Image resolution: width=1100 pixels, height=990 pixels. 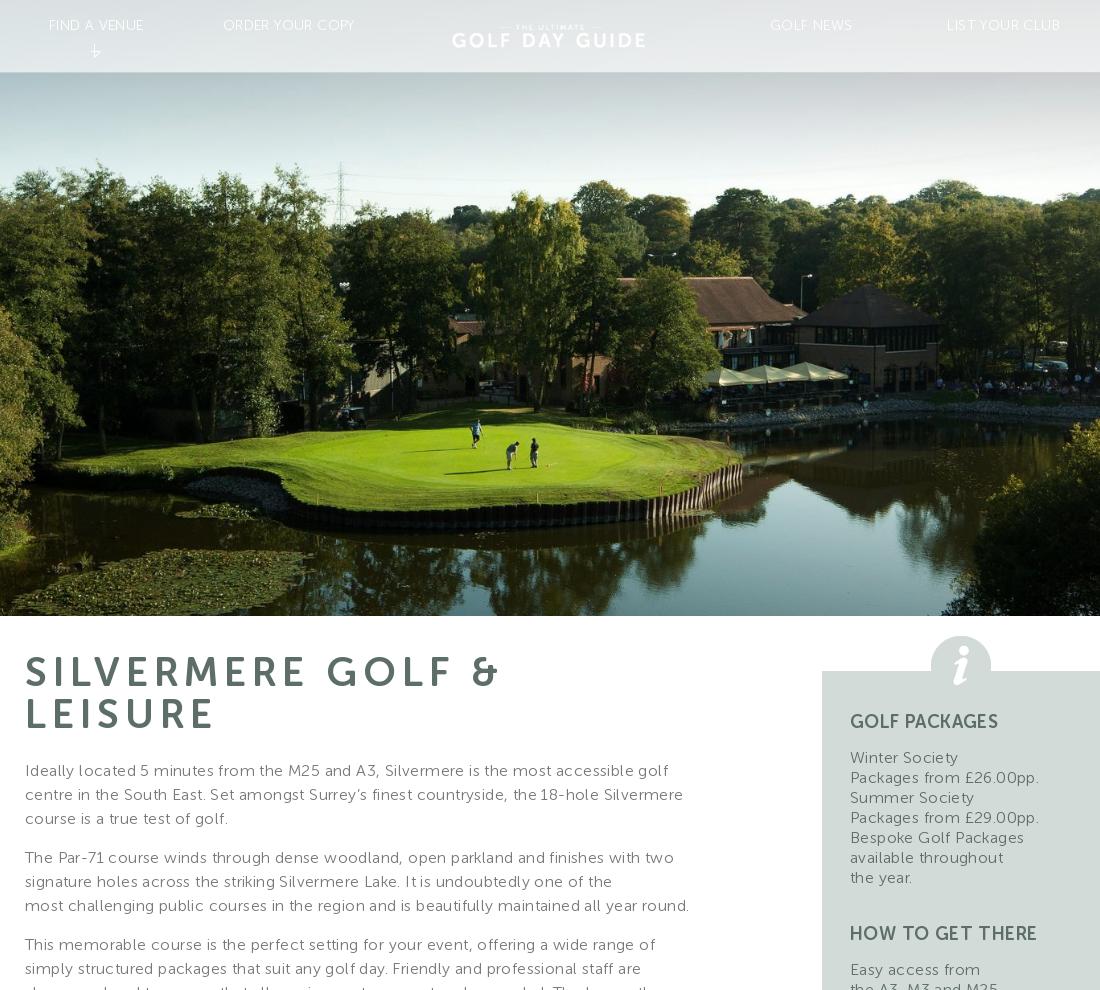 I want to click on 'Packages from £29.00pp.', so click(x=944, y=816).